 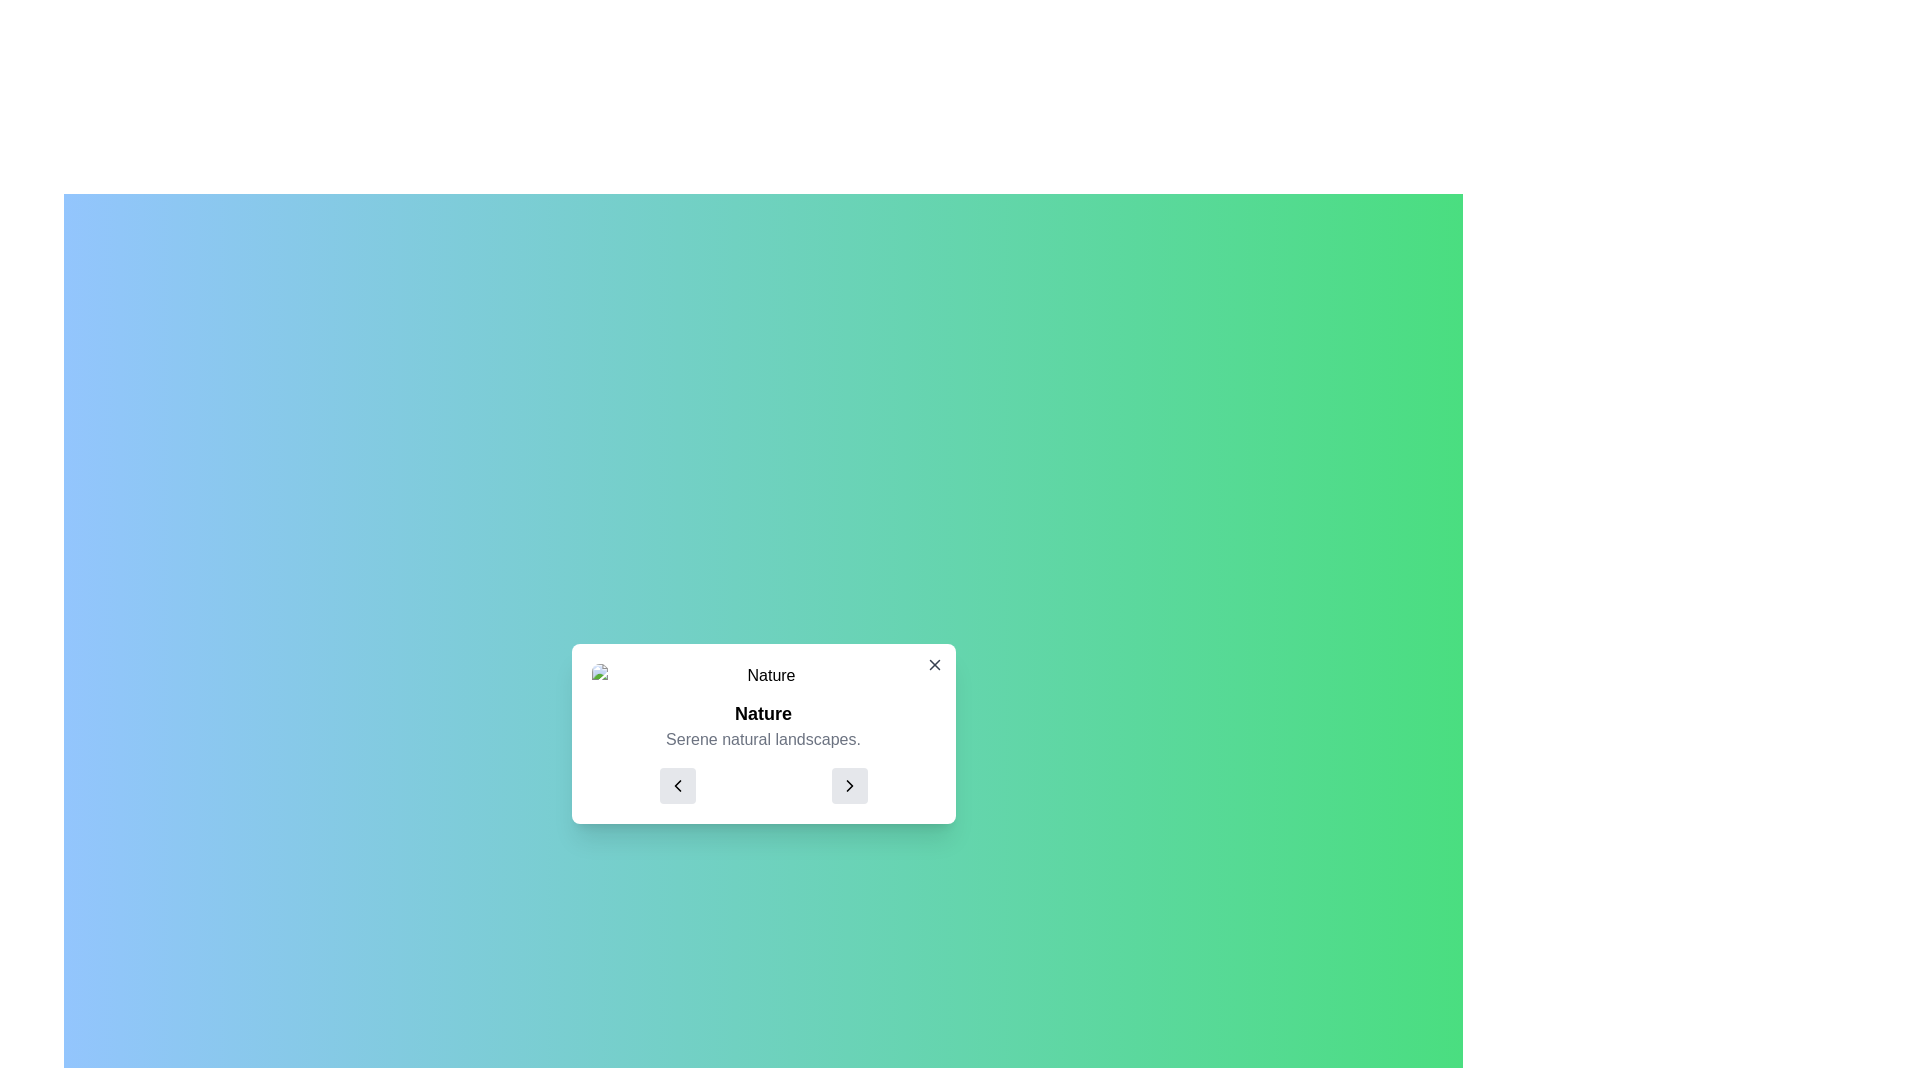 What do you see at coordinates (762, 740) in the screenshot?
I see `the static text element displaying 'Serene natural landscapes.' which is styled with the class 'text-gray-500 mb-4' and located below the title 'Nature'` at bounding box center [762, 740].